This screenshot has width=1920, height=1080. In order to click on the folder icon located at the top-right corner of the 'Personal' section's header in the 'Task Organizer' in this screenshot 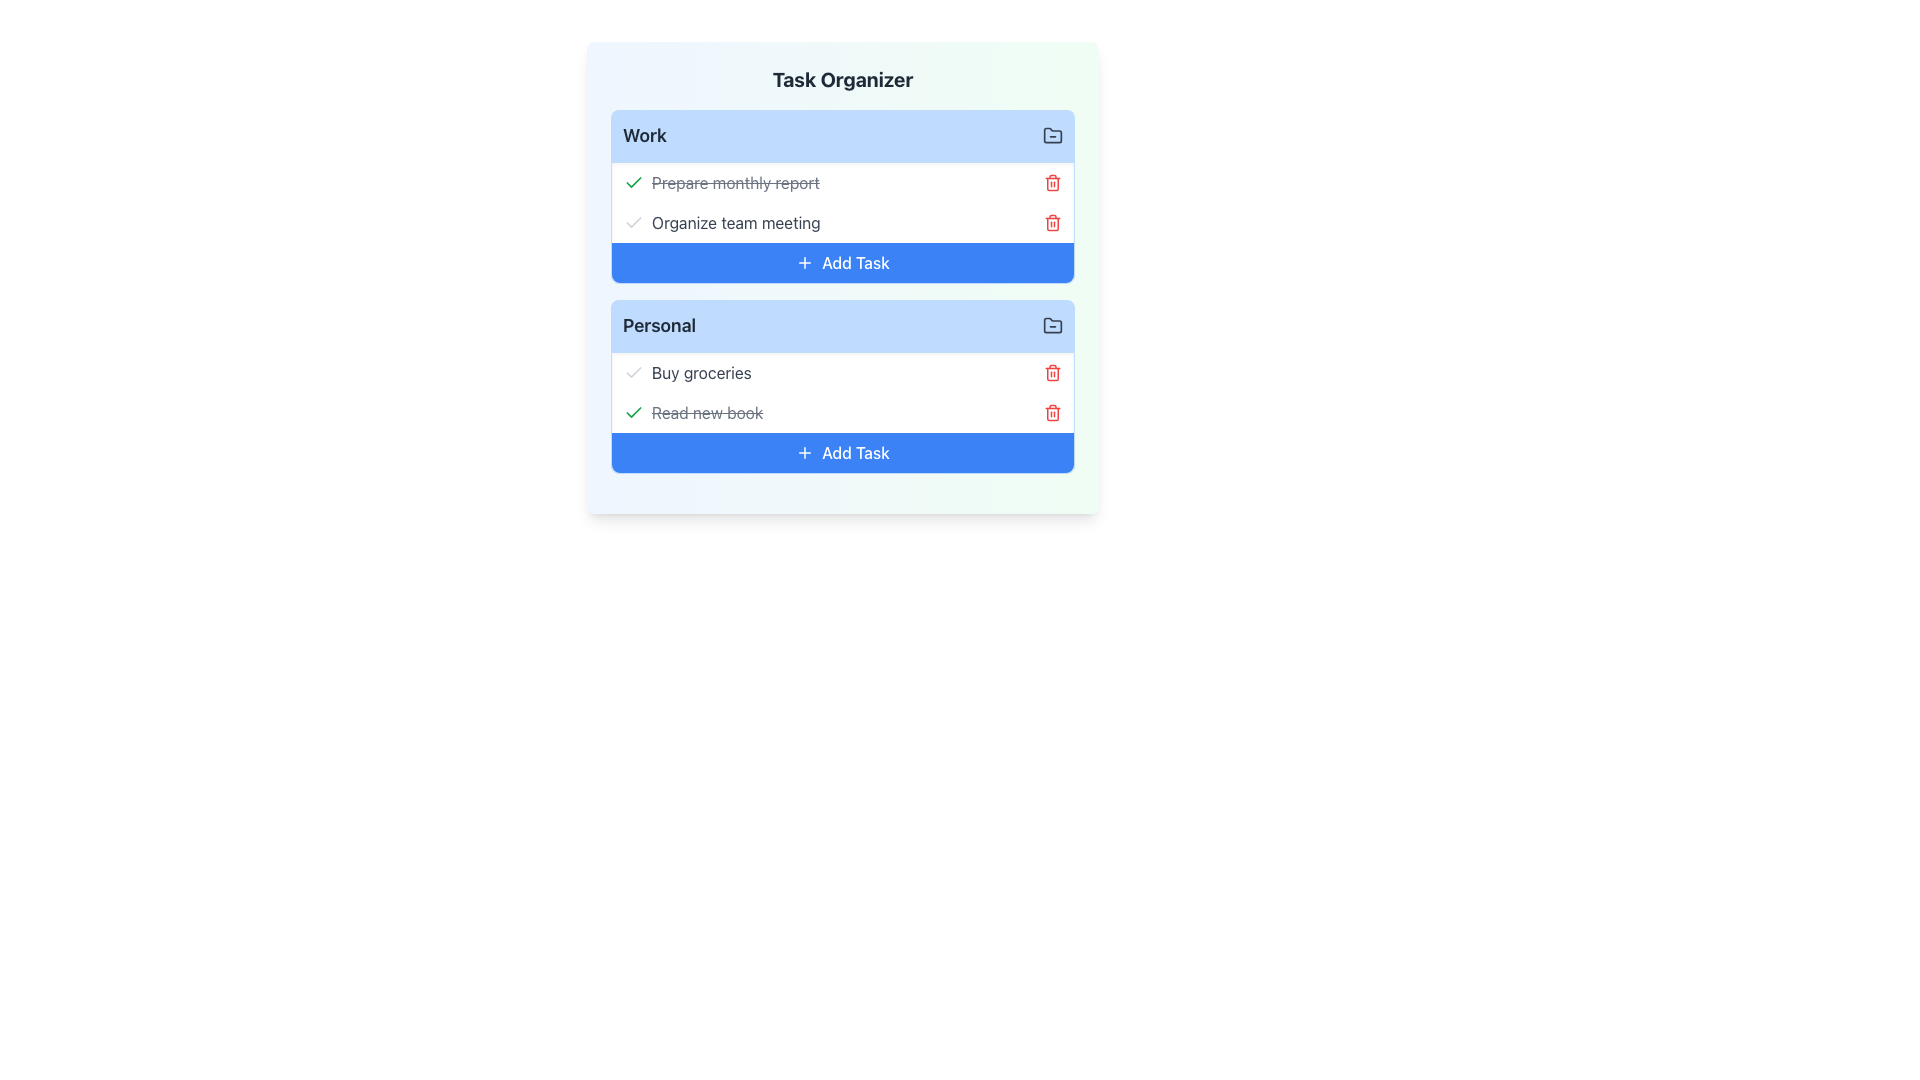, I will do `click(1051, 325)`.